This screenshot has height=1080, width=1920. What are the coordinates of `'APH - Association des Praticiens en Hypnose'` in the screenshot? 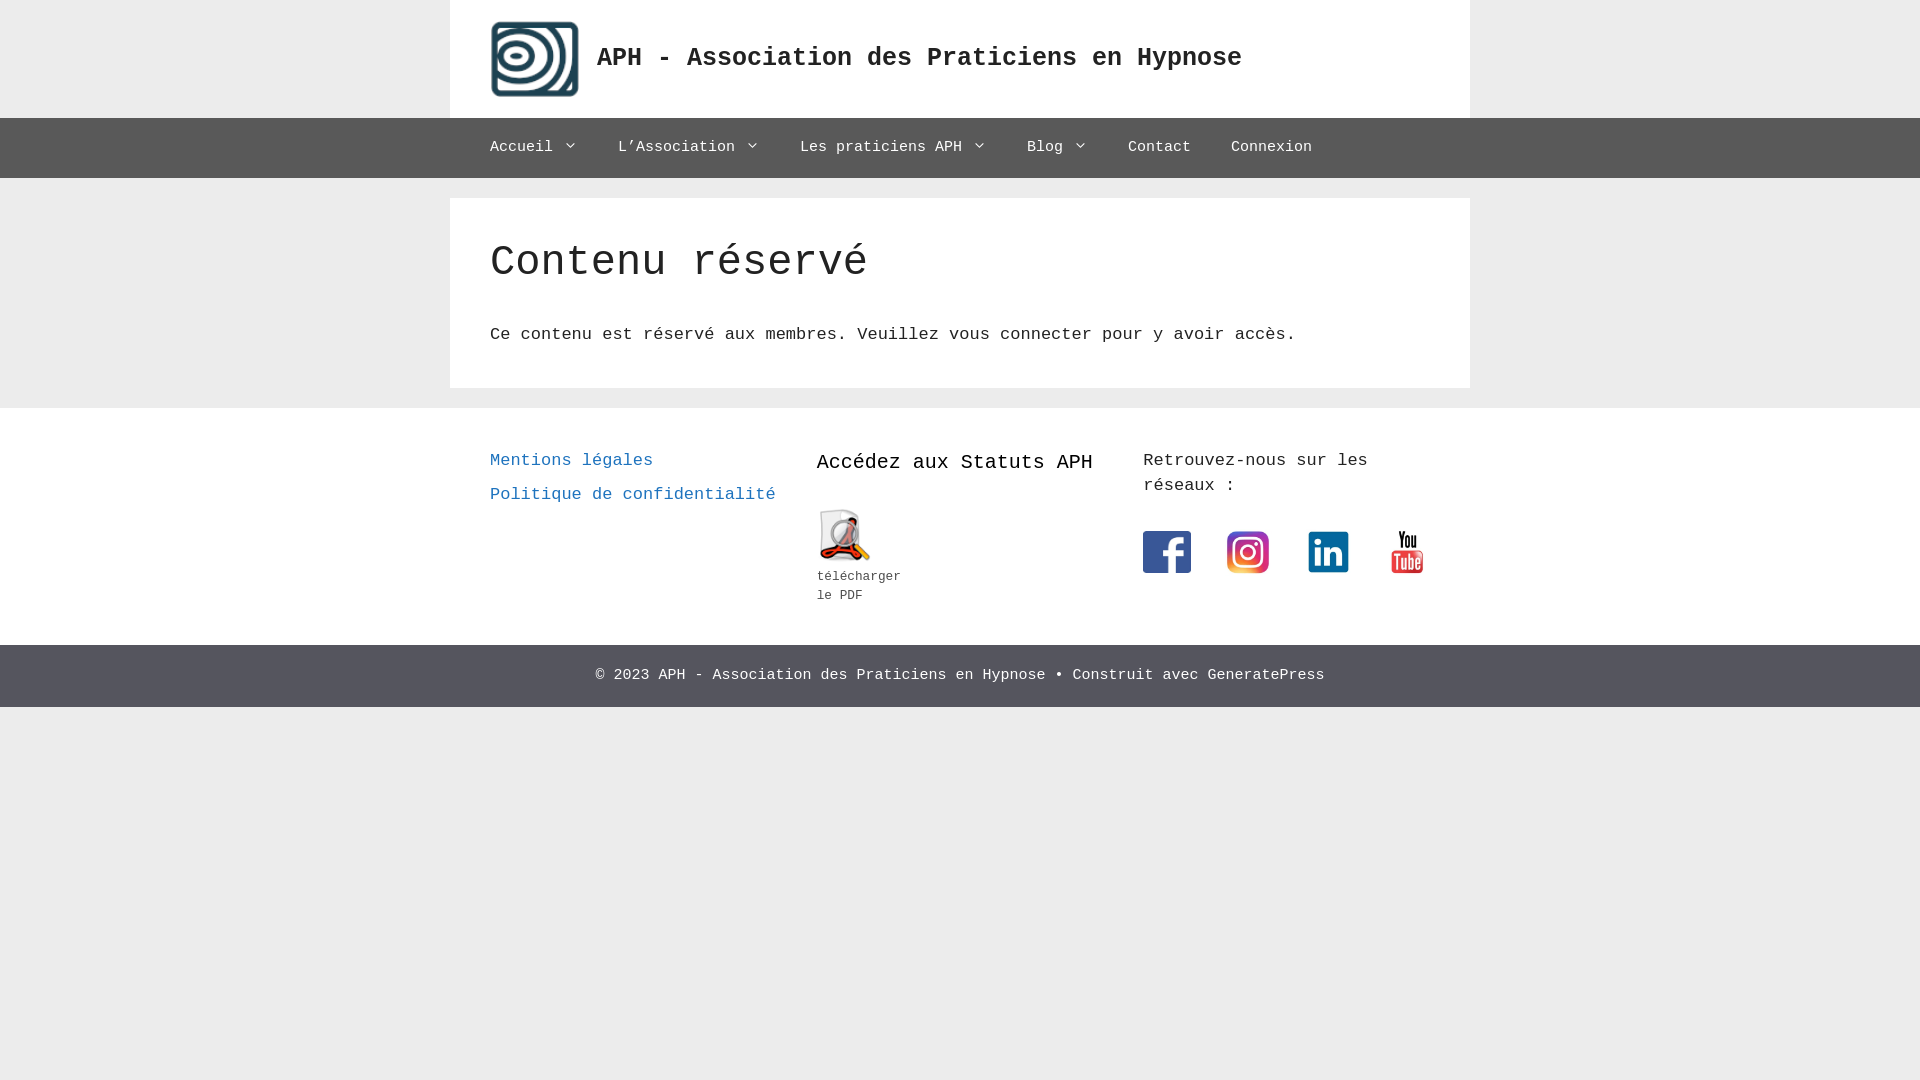 It's located at (918, 57).